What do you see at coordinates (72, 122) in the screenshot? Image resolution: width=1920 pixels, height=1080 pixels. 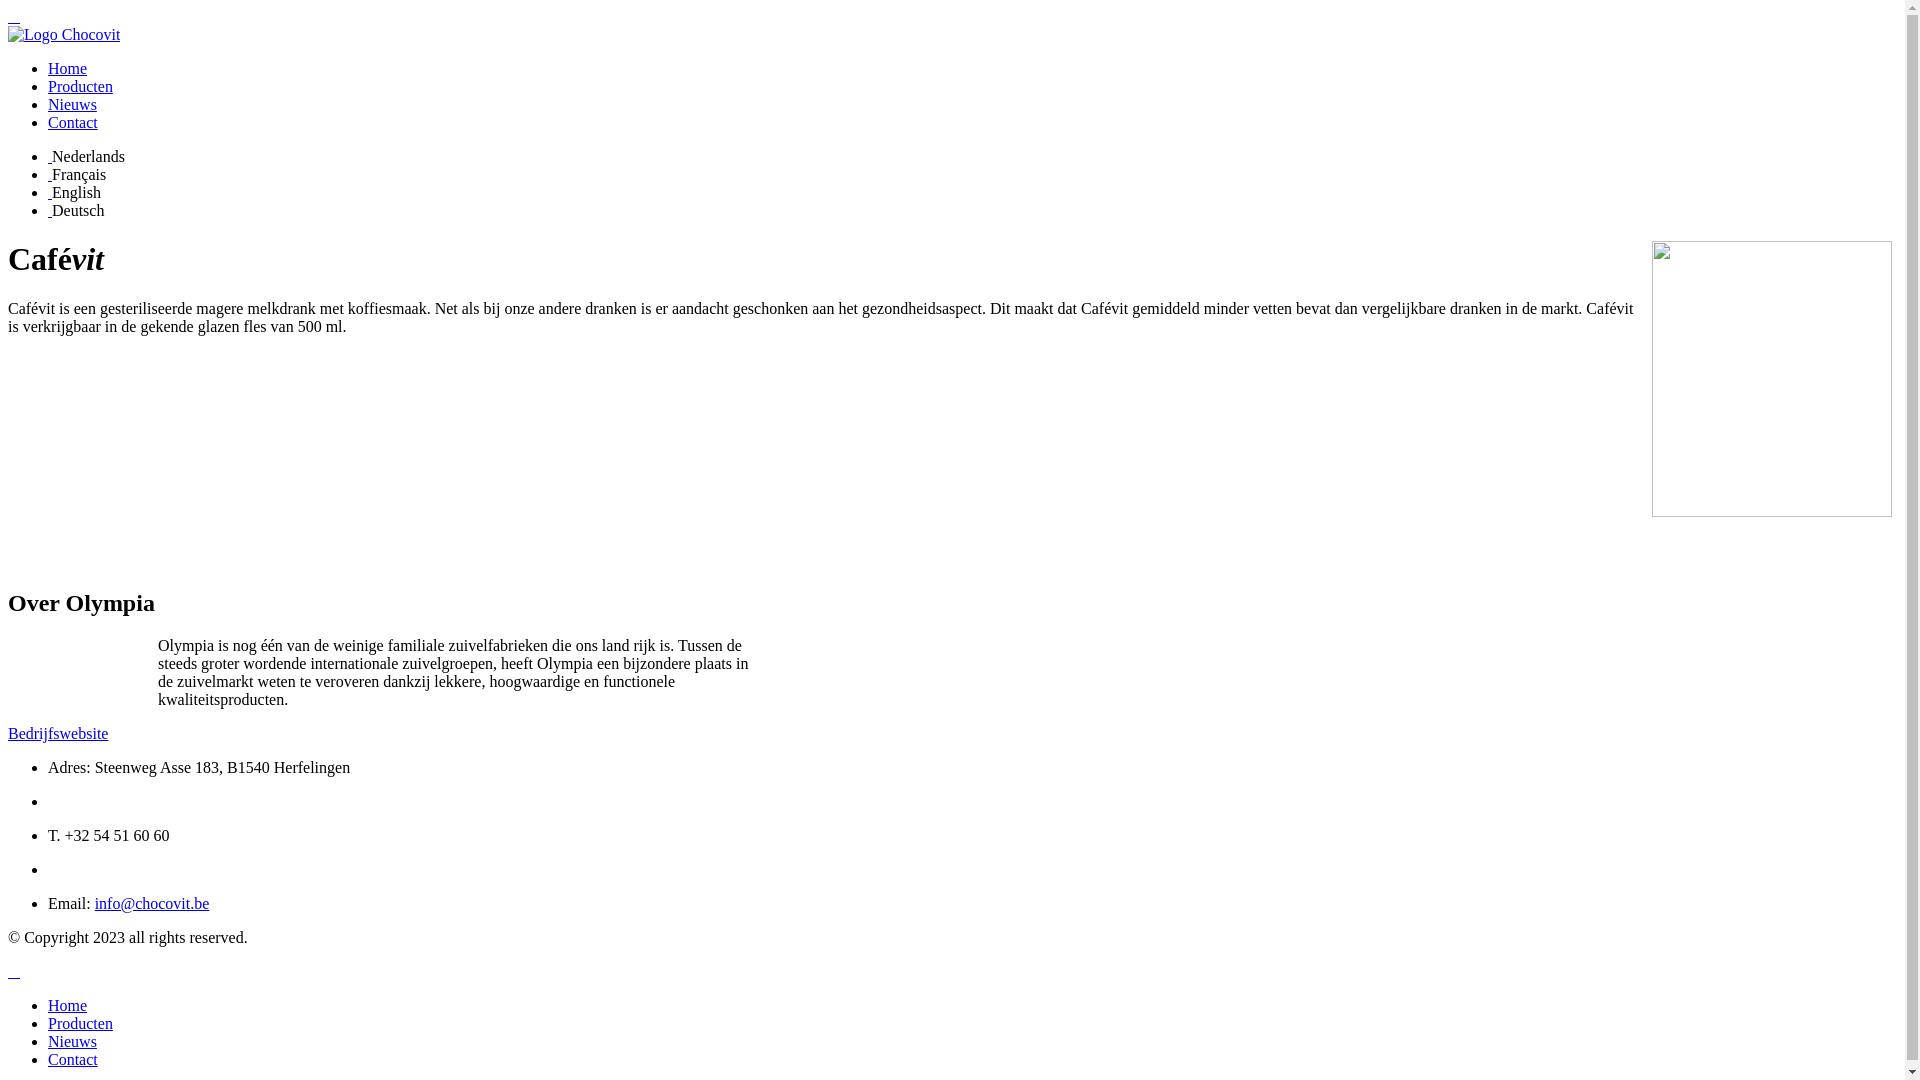 I see `'Contact'` at bounding box center [72, 122].